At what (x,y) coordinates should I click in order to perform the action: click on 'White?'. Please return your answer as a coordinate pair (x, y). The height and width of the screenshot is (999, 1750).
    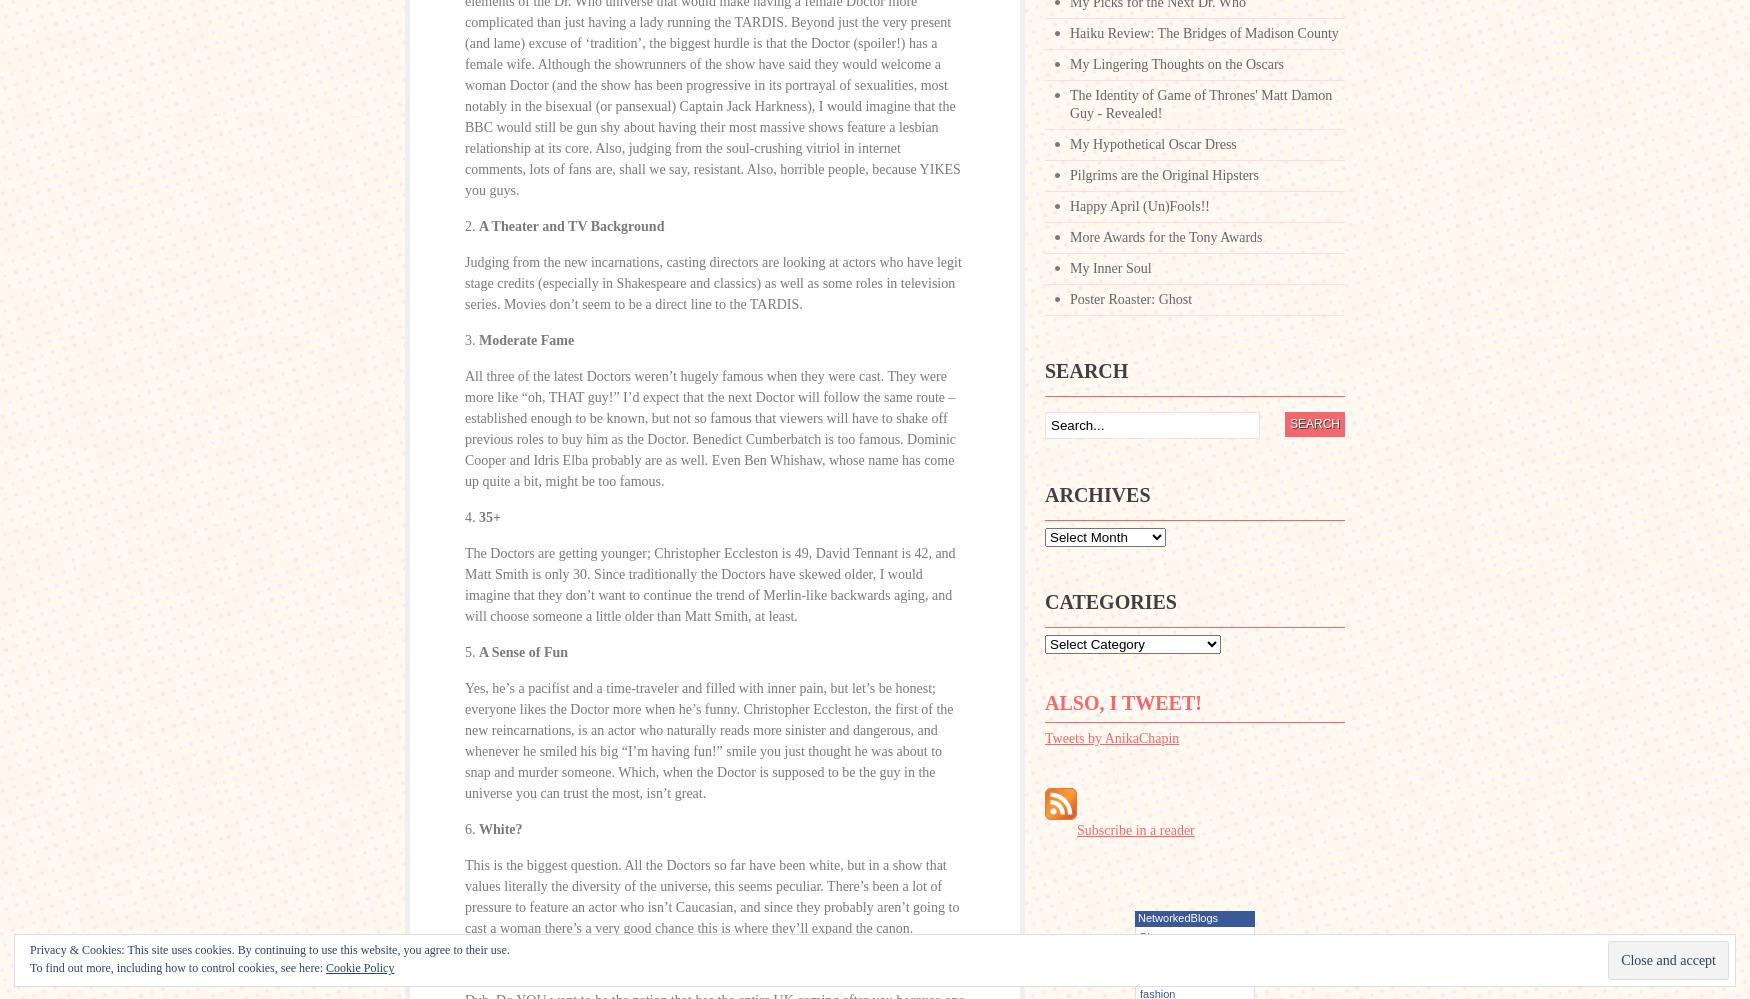
    Looking at the image, I should click on (500, 829).